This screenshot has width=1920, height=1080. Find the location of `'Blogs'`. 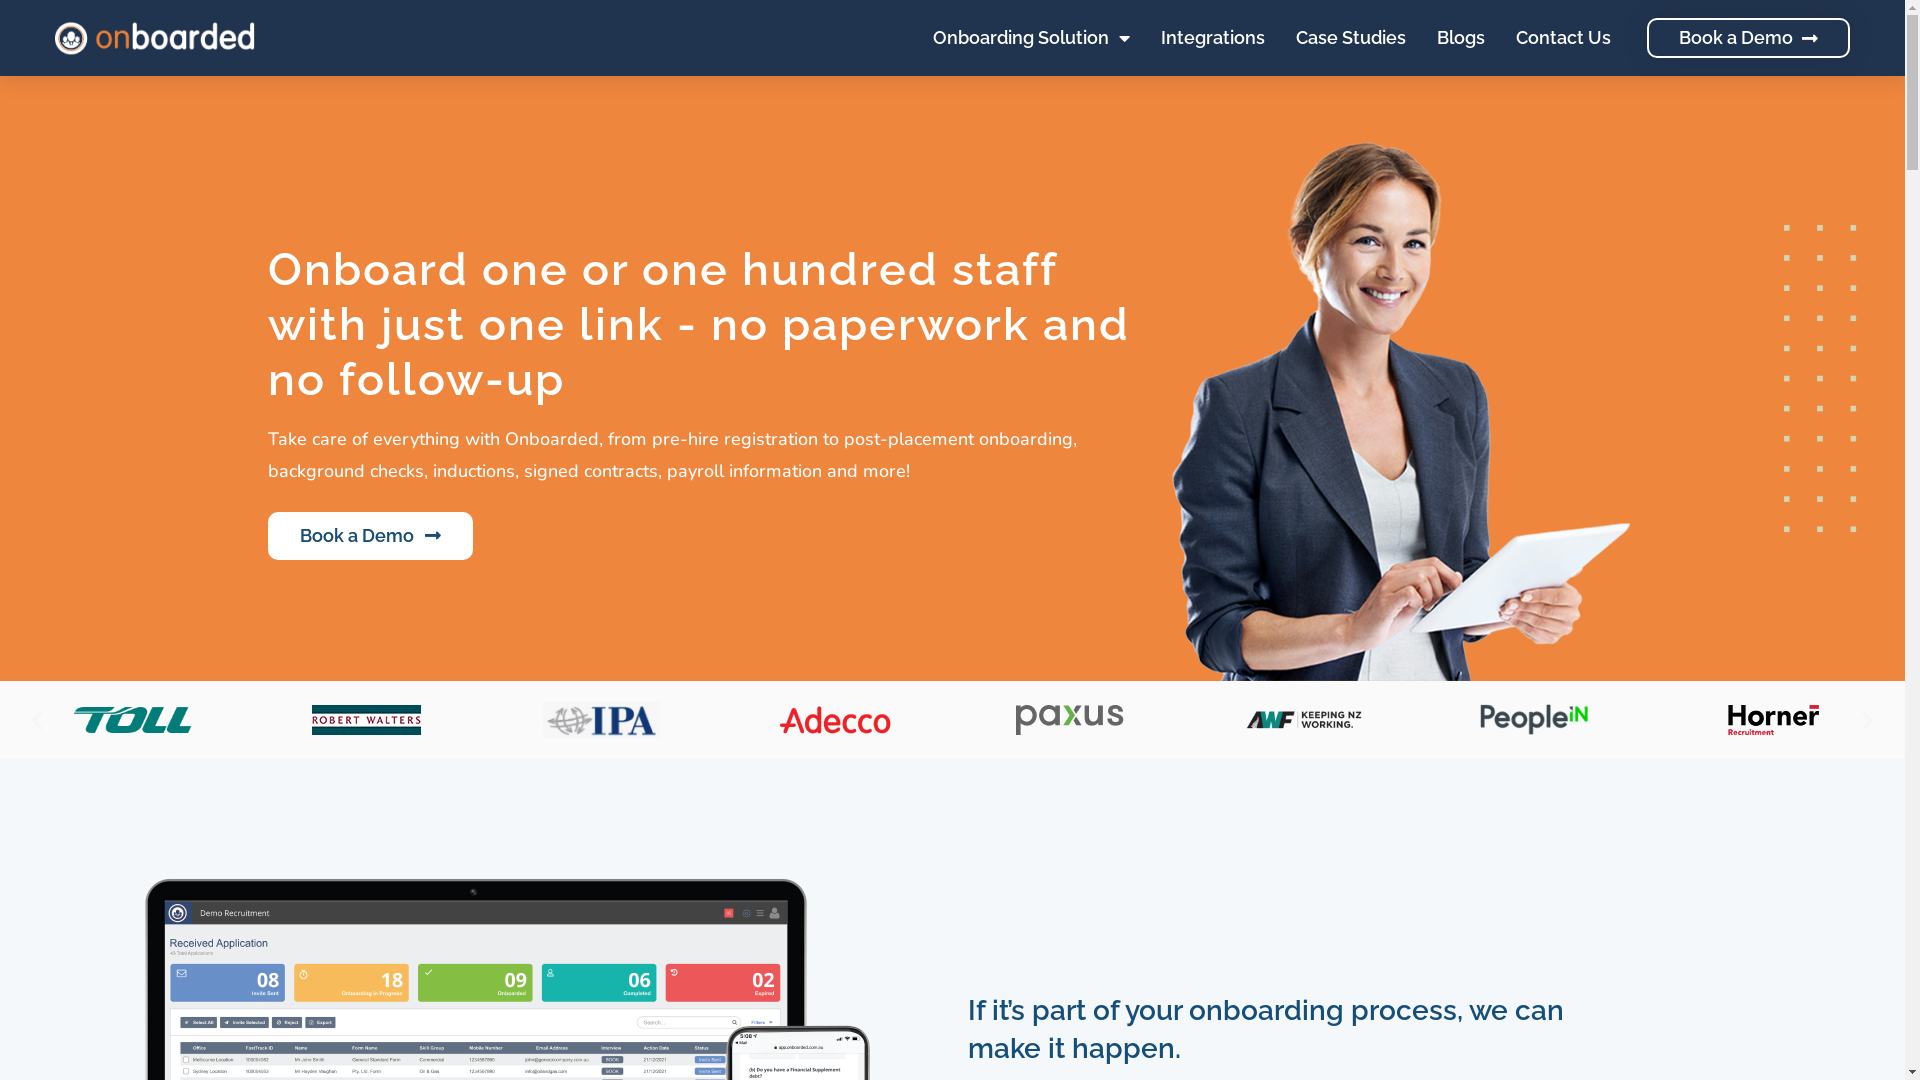

'Blogs' is located at coordinates (1460, 38).